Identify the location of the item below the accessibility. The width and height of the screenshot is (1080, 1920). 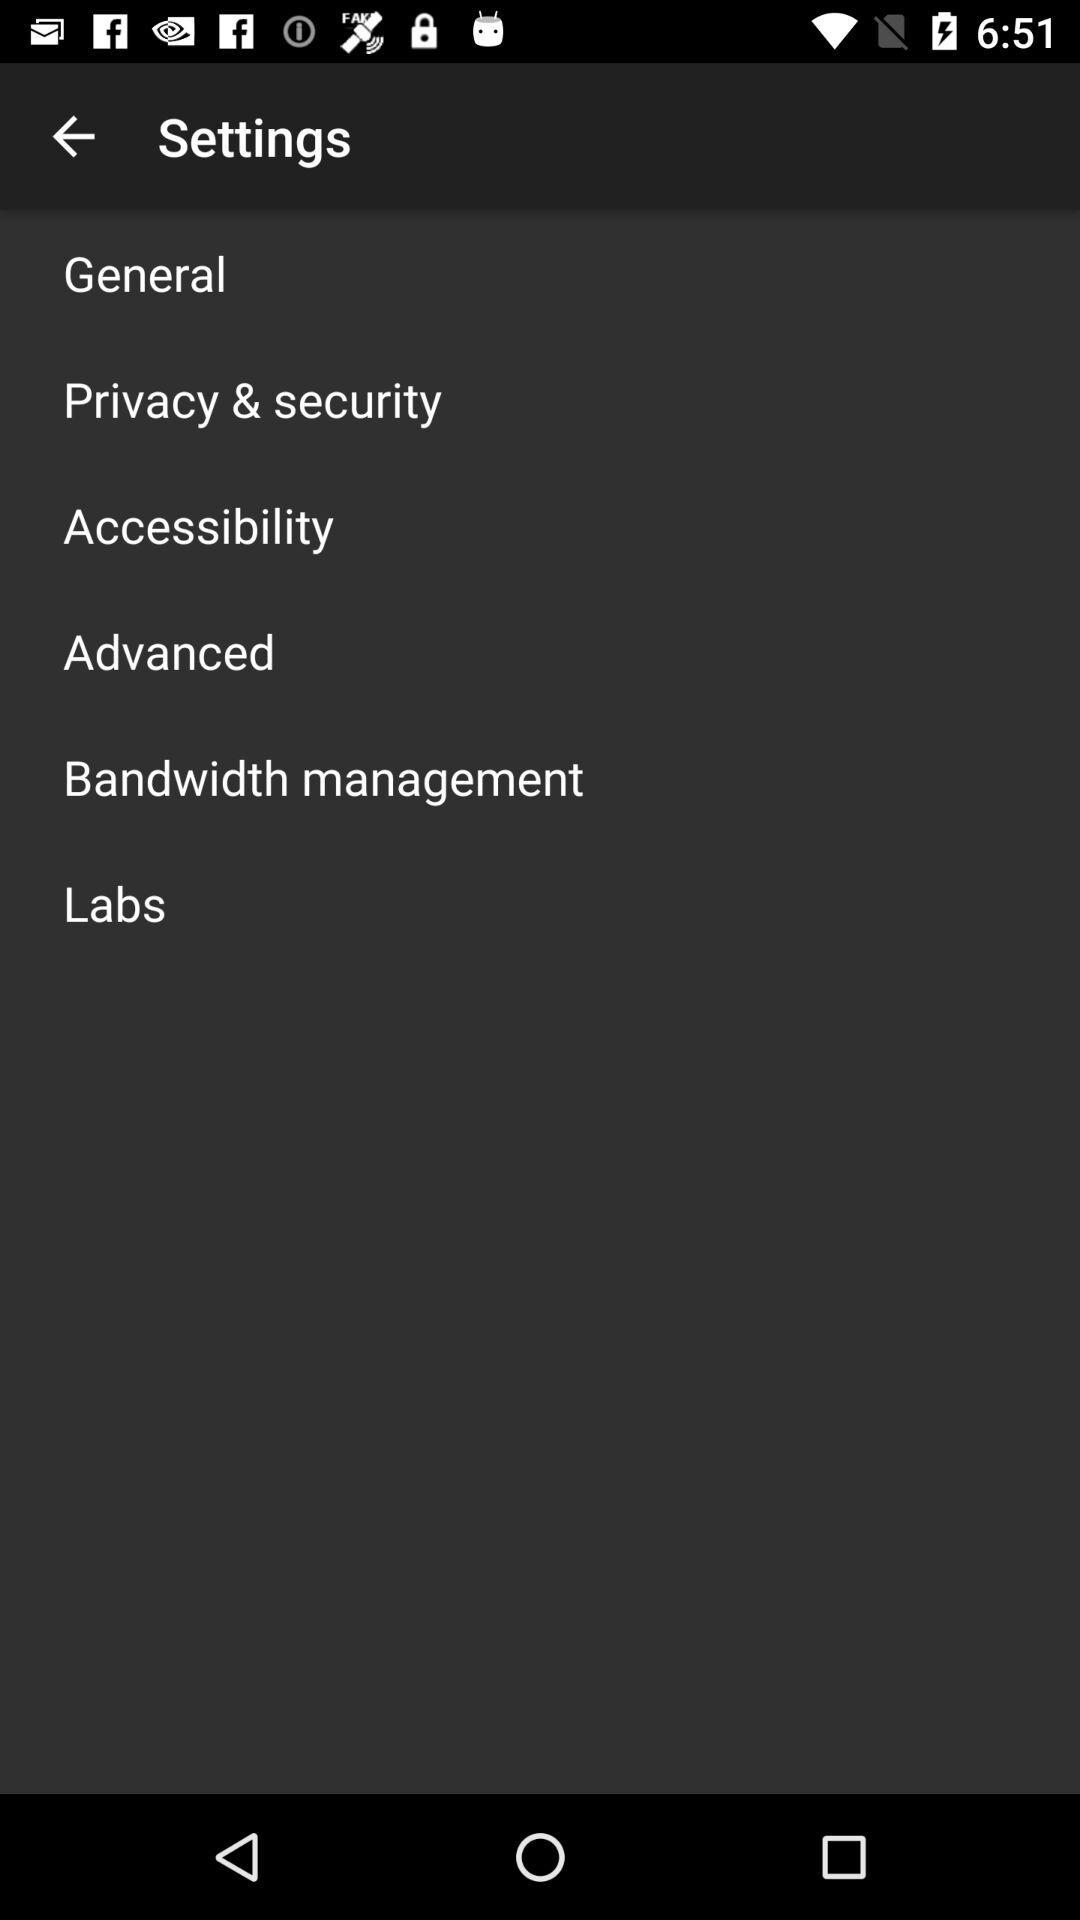
(168, 651).